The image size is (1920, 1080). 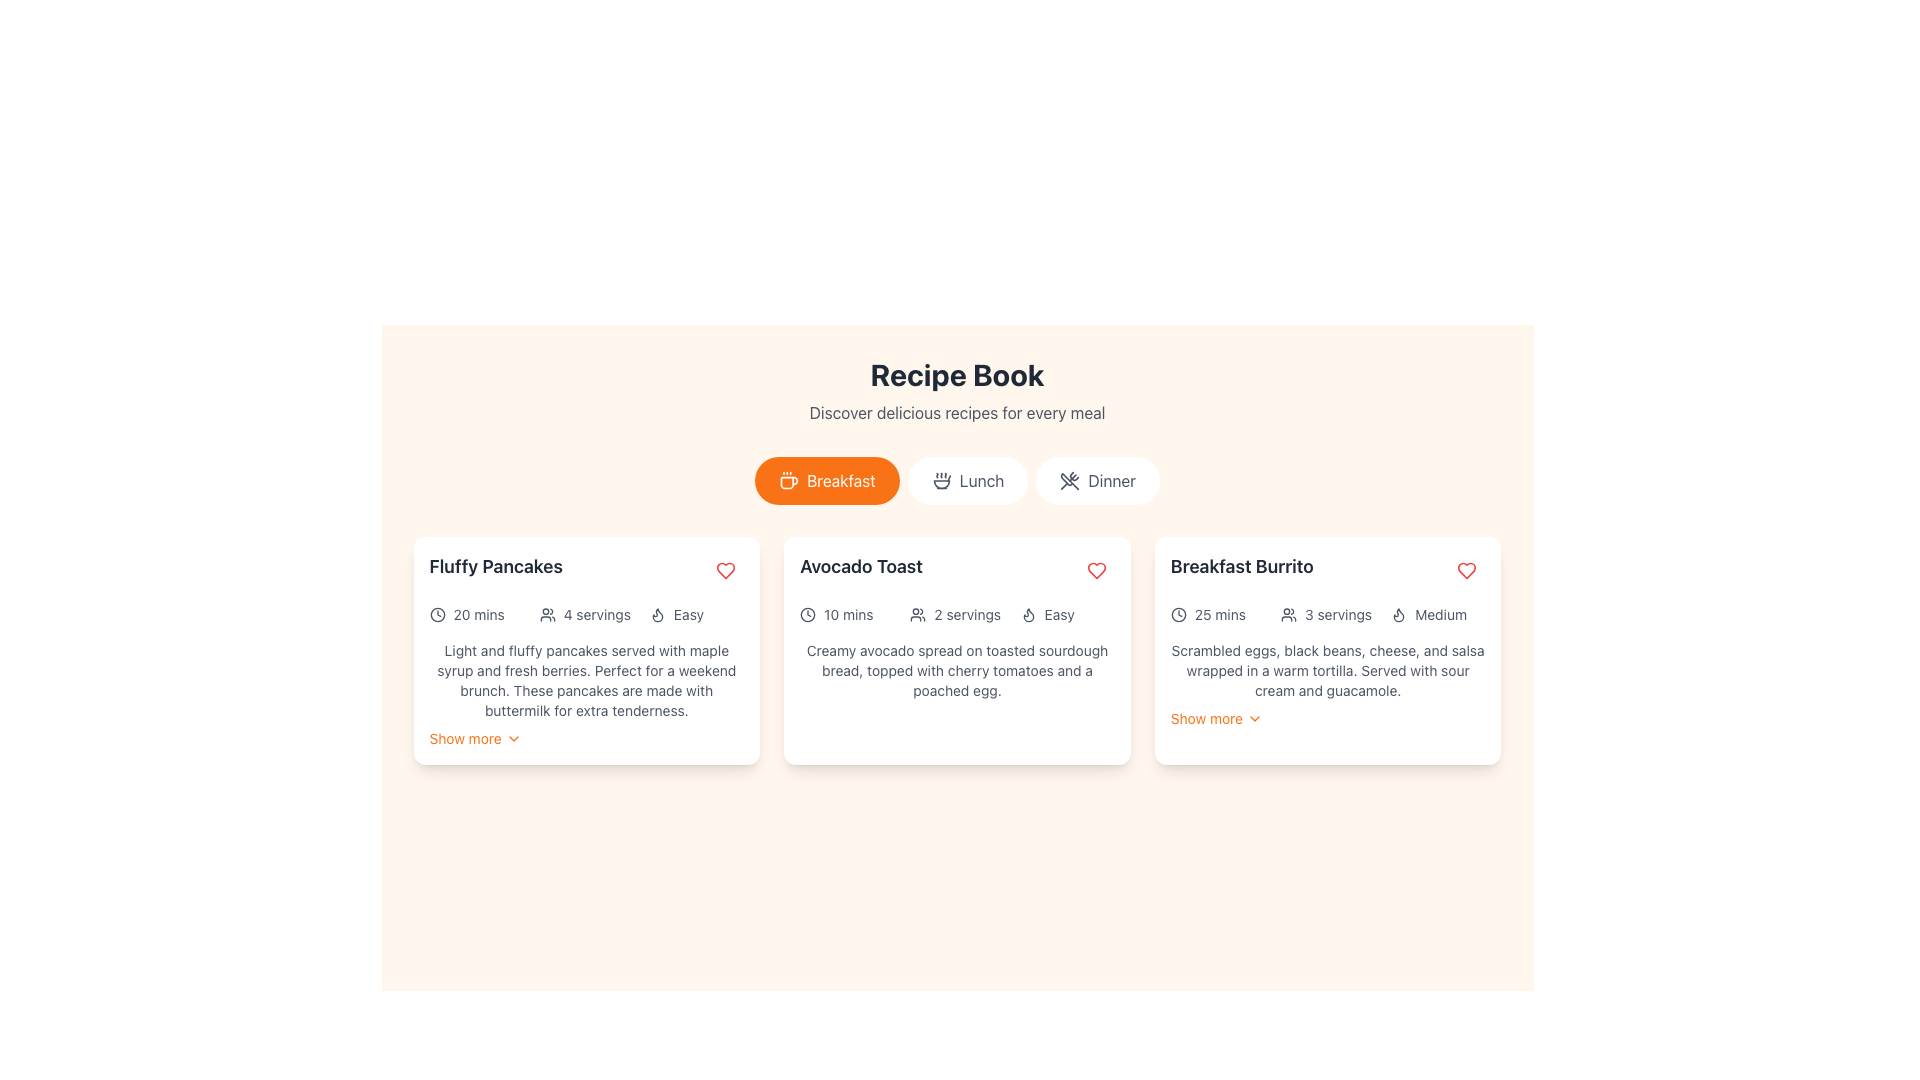 What do you see at coordinates (827, 481) in the screenshot?
I see `the 'Breakfast' button, which is a pill-shaped button with an orange background and white text and icon, located beneath the title 'Recipe Book'` at bounding box center [827, 481].